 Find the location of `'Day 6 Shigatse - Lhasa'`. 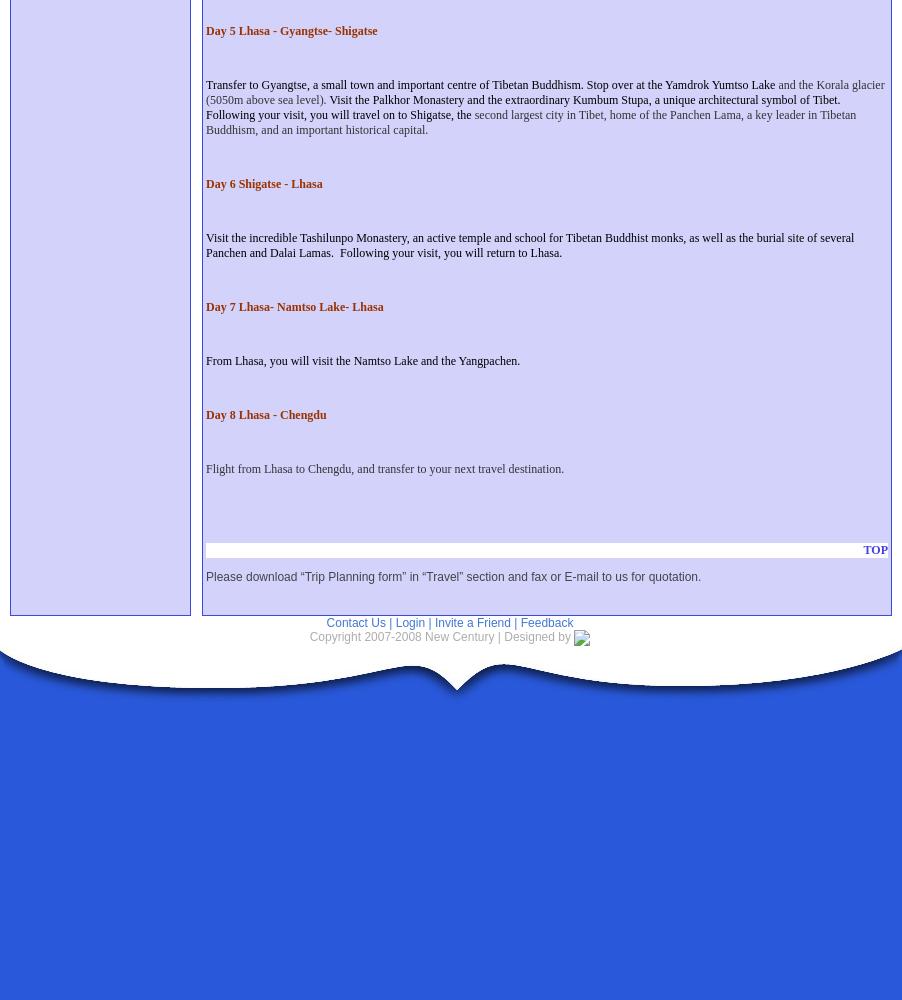

'Day 6 Shigatse - Lhasa' is located at coordinates (264, 184).